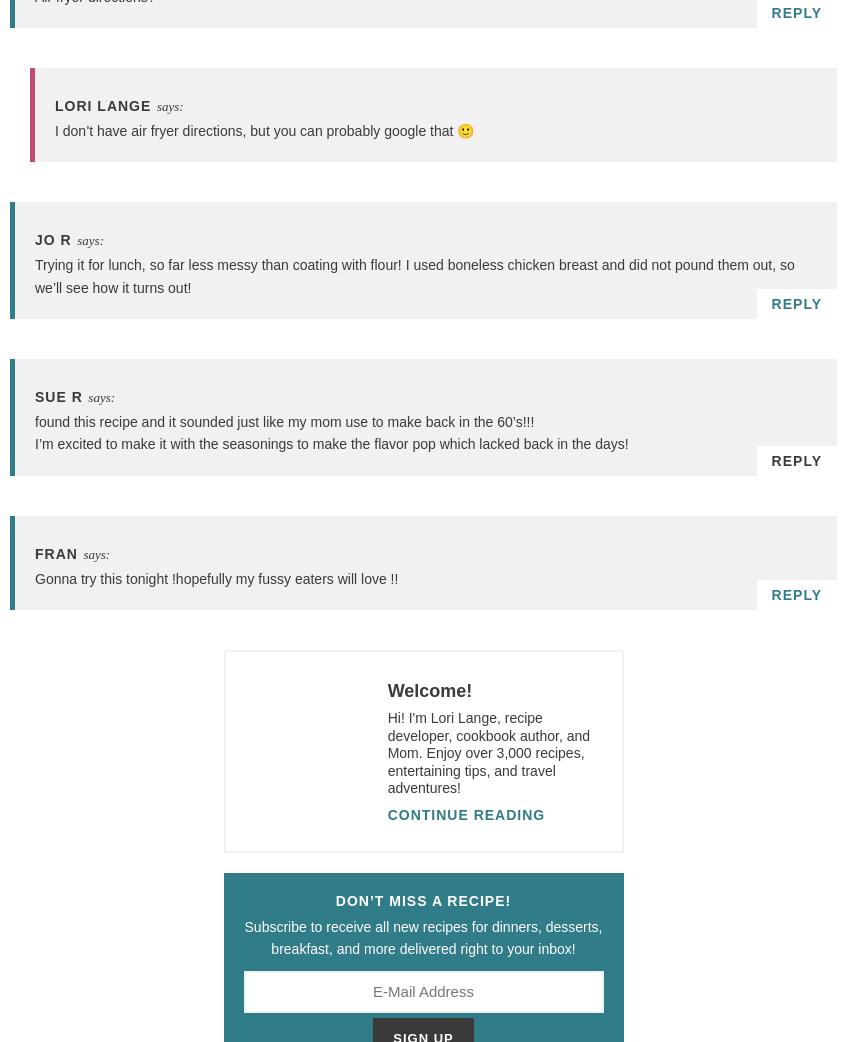  What do you see at coordinates (423, 900) in the screenshot?
I see `'Don’t Miss a Recipe!'` at bounding box center [423, 900].